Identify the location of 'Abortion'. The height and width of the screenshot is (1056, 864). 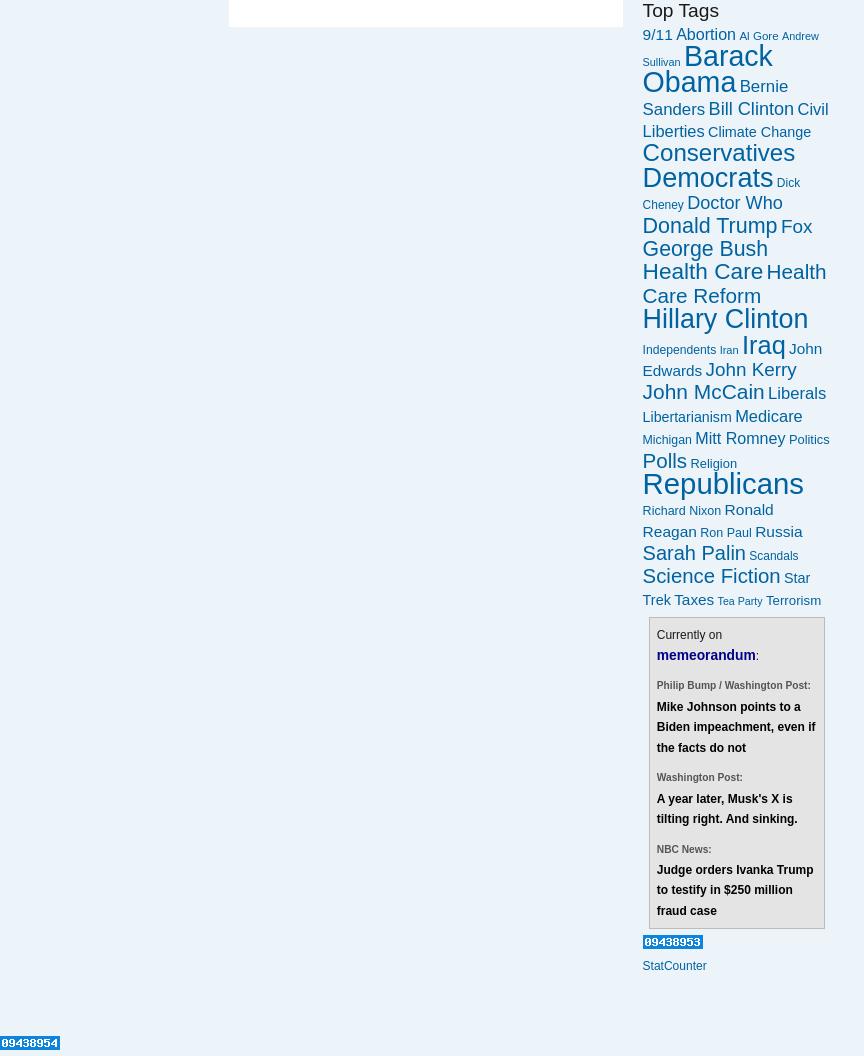
(705, 32).